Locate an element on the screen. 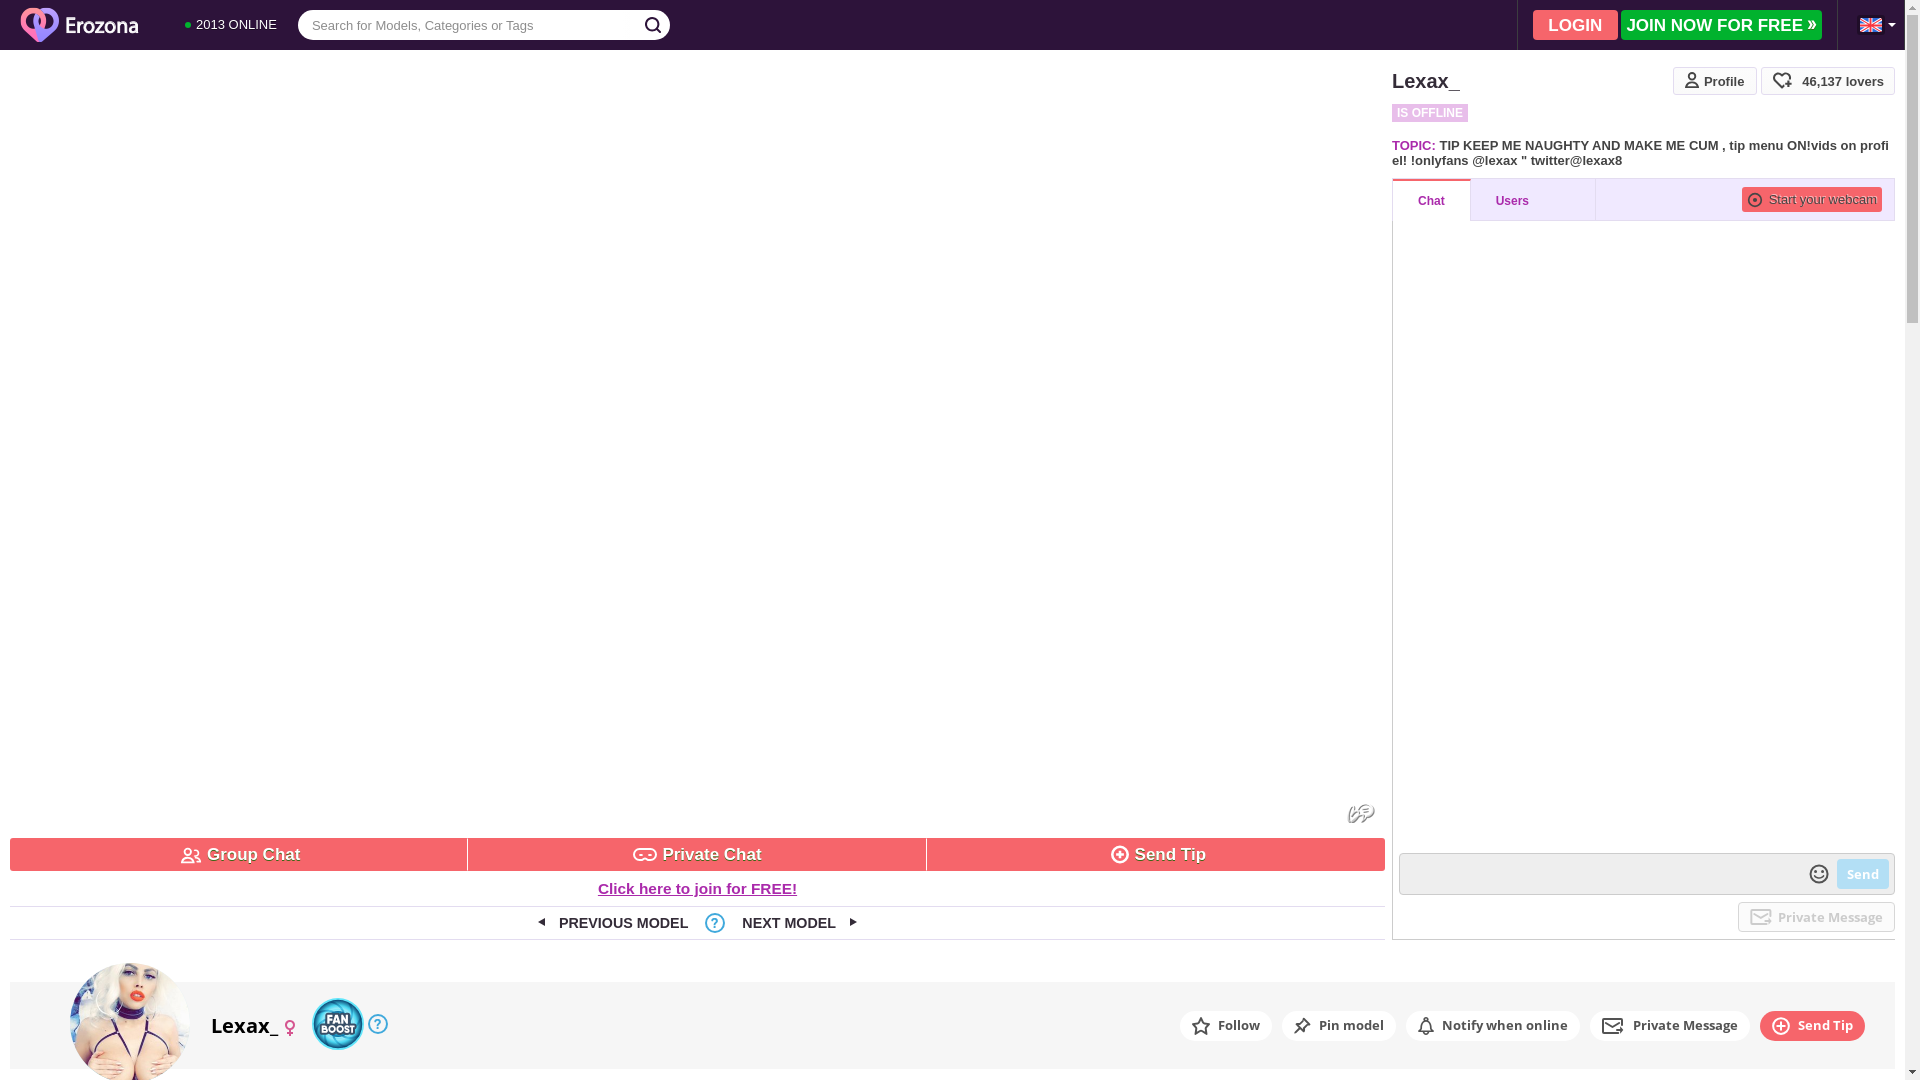 The image size is (1920, 1080). 'NEXT MODEL' is located at coordinates (798, 922).